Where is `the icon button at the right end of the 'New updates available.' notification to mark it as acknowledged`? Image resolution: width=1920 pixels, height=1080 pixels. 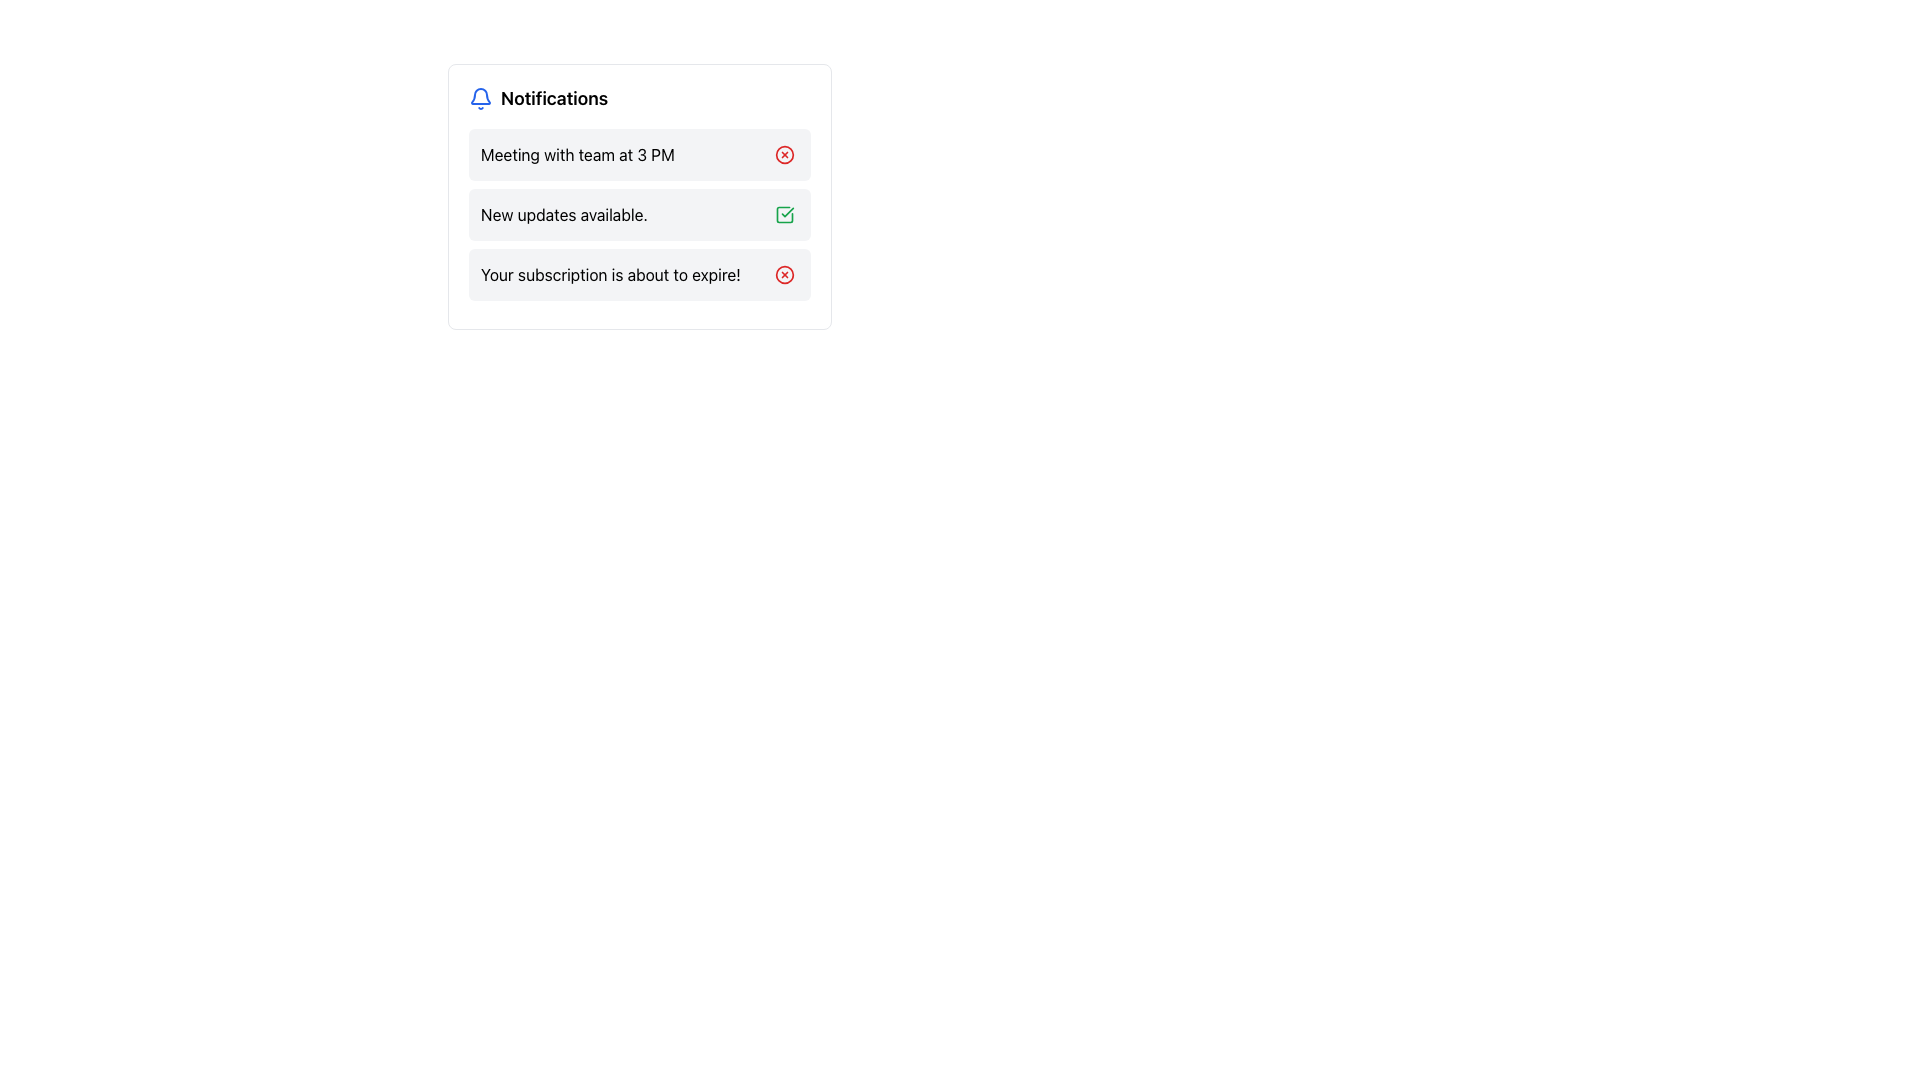
the icon button at the right end of the 'New updates available.' notification to mark it as acknowledged is located at coordinates (784, 215).